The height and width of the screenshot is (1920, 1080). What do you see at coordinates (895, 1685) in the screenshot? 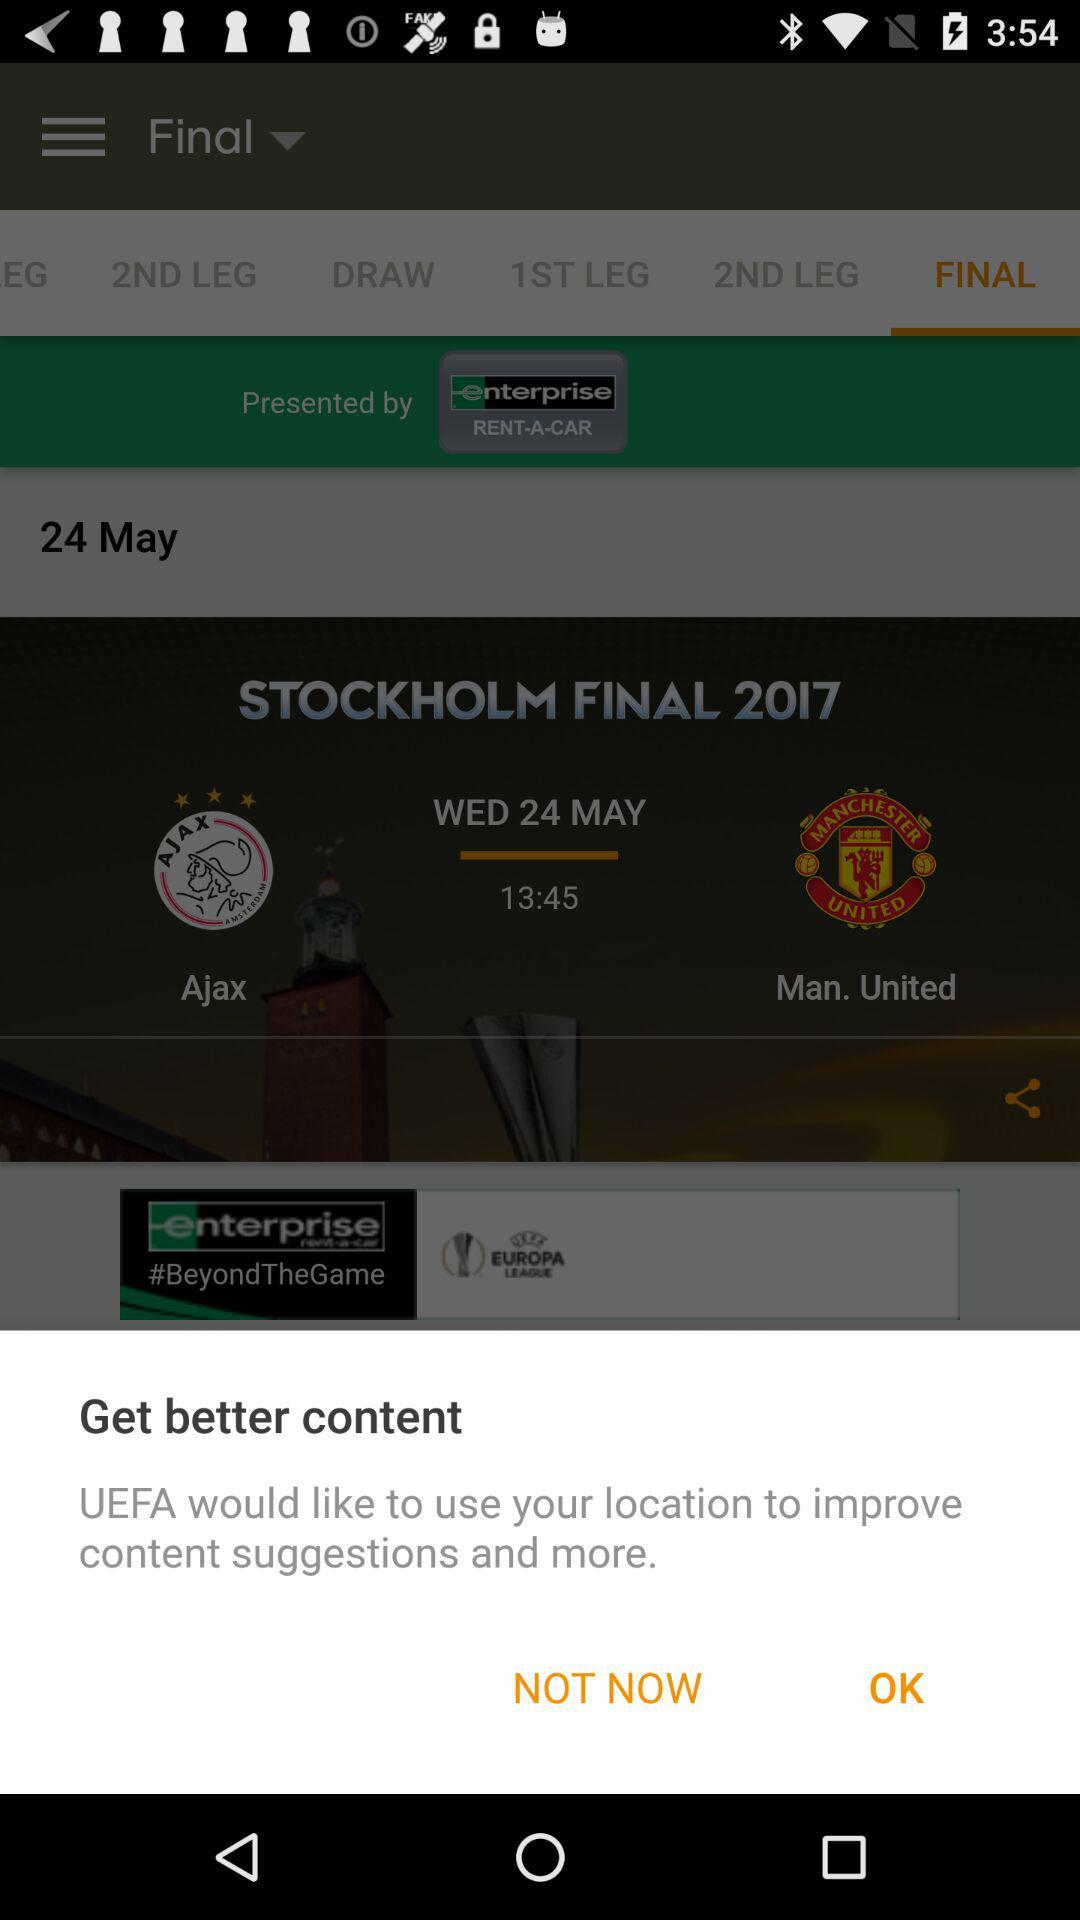
I see `the ok item` at bounding box center [895, 1685].